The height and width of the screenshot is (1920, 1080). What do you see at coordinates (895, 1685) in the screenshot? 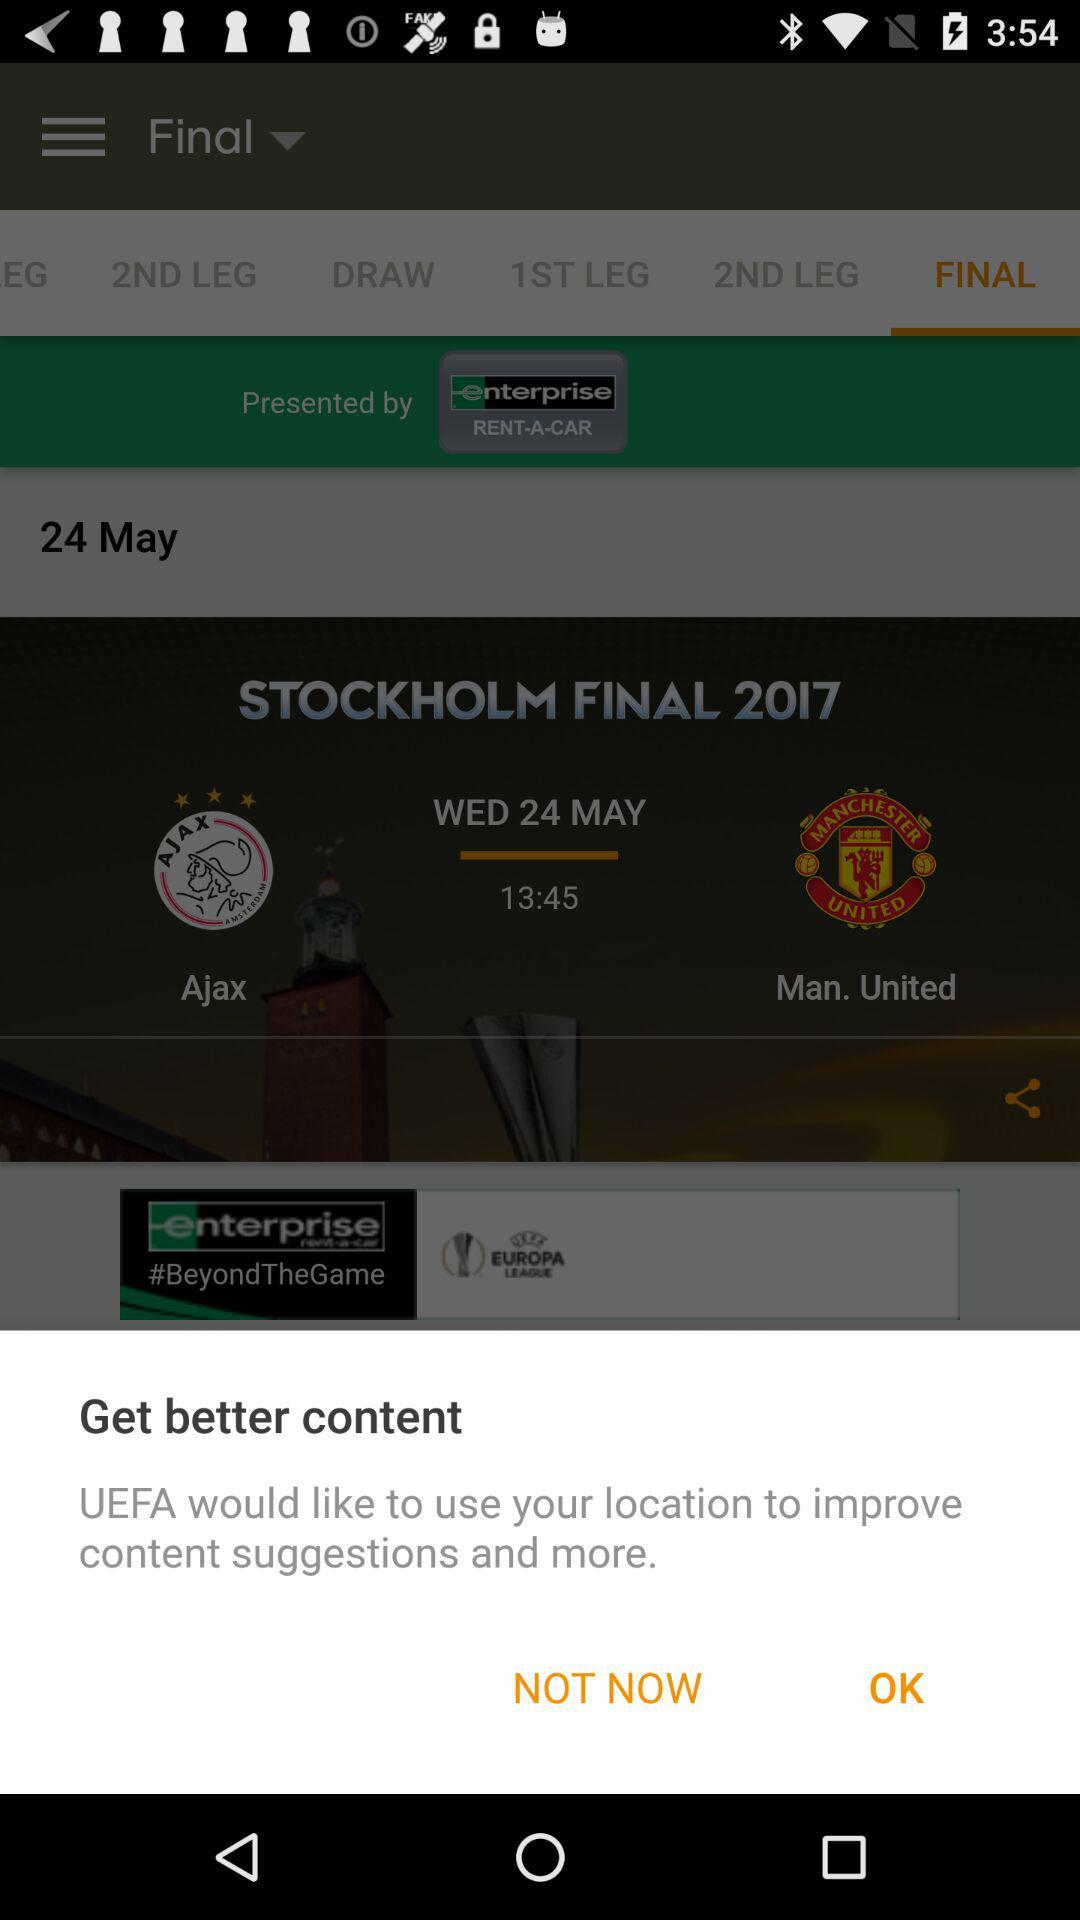
I see `the ok item` at bounding box center [895, 1685].